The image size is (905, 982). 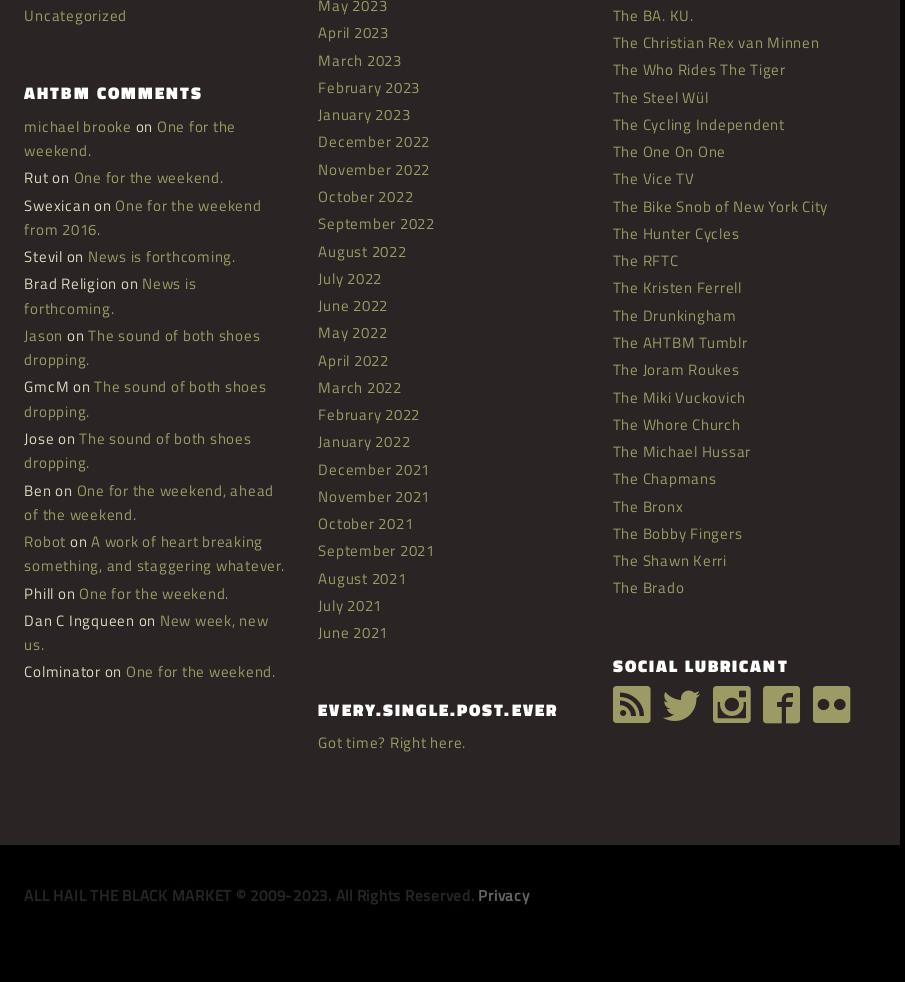 What do you see at coordinates (317, 113) in the screenshot?
I see `'January 2023'` at bounding box center [317, 113].